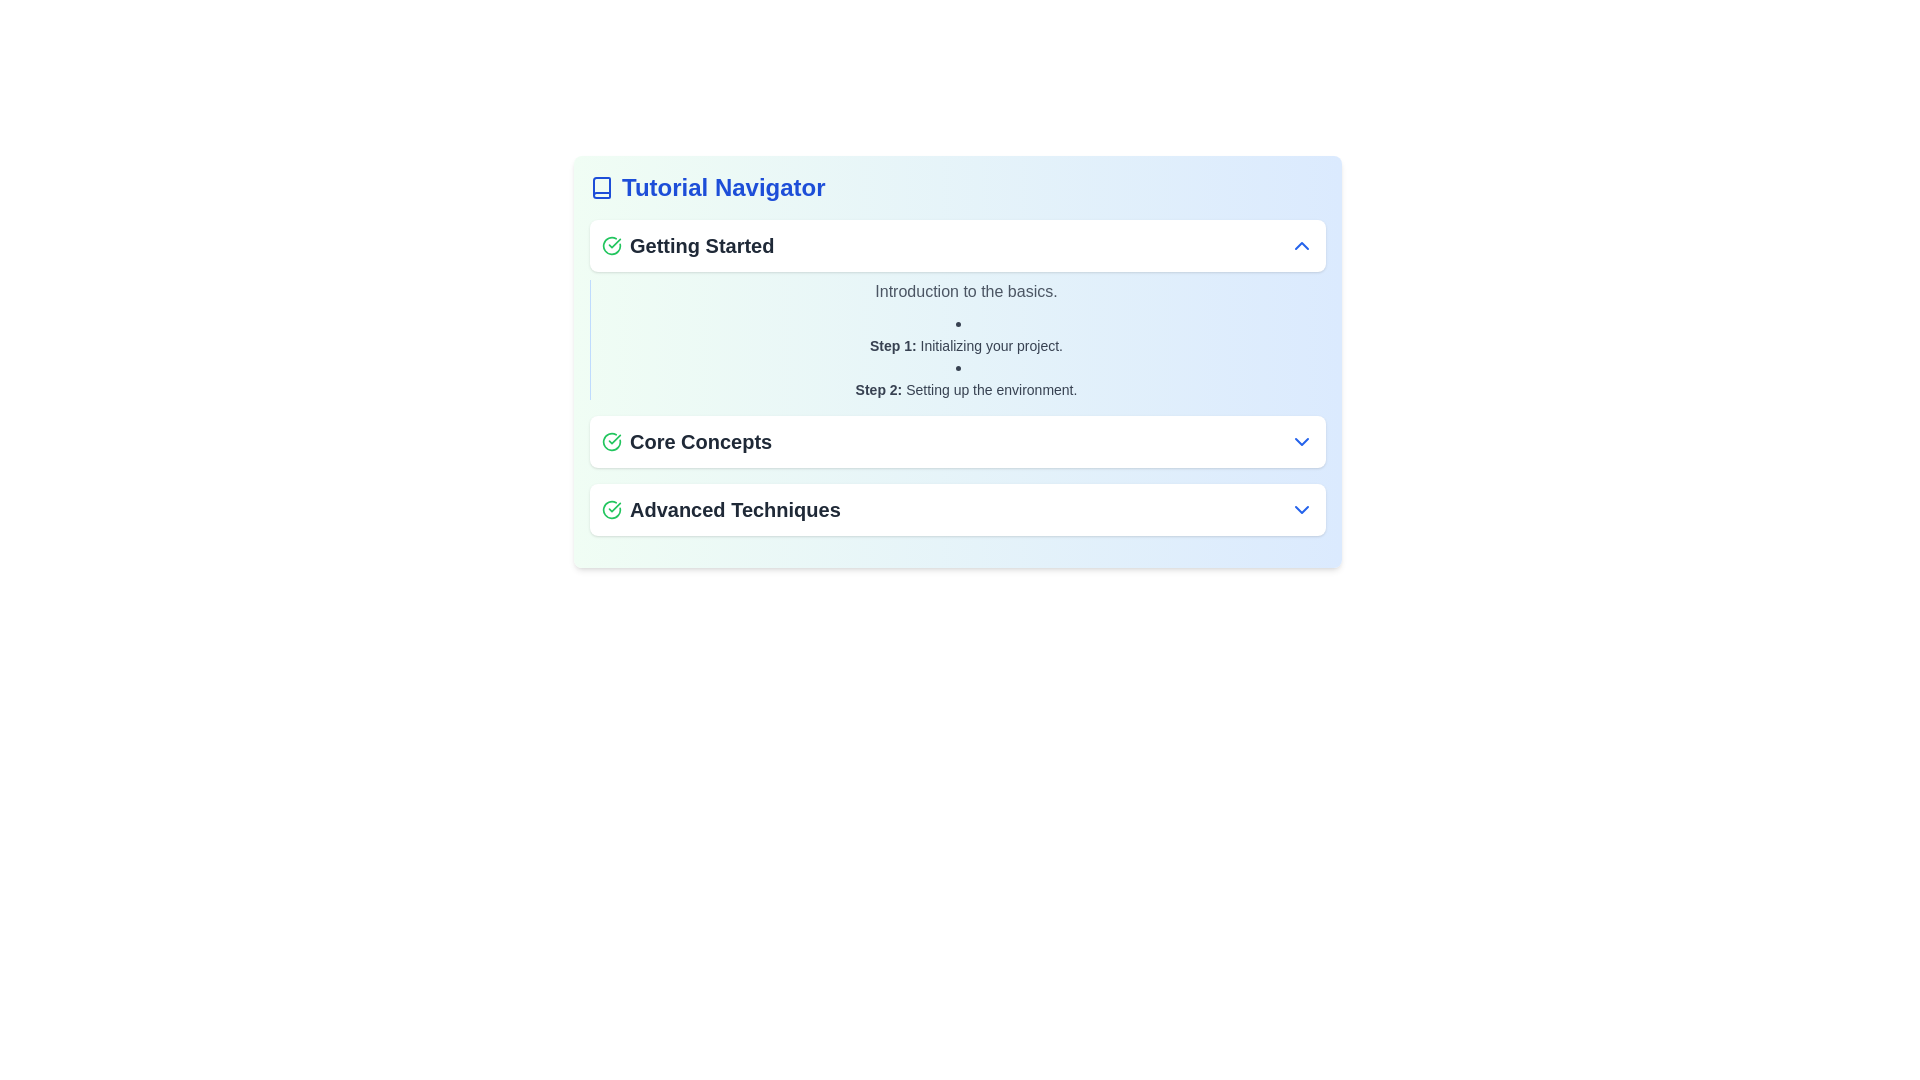 The image size is (1920, 1080). What do you see at coordinates (966, 333) in the screenshot?
I see `the instructional text label positioned between 'Introduction to the basics' and 'Step 2: Setting up the environment' for emphasis` at bounding box center [966, 333].